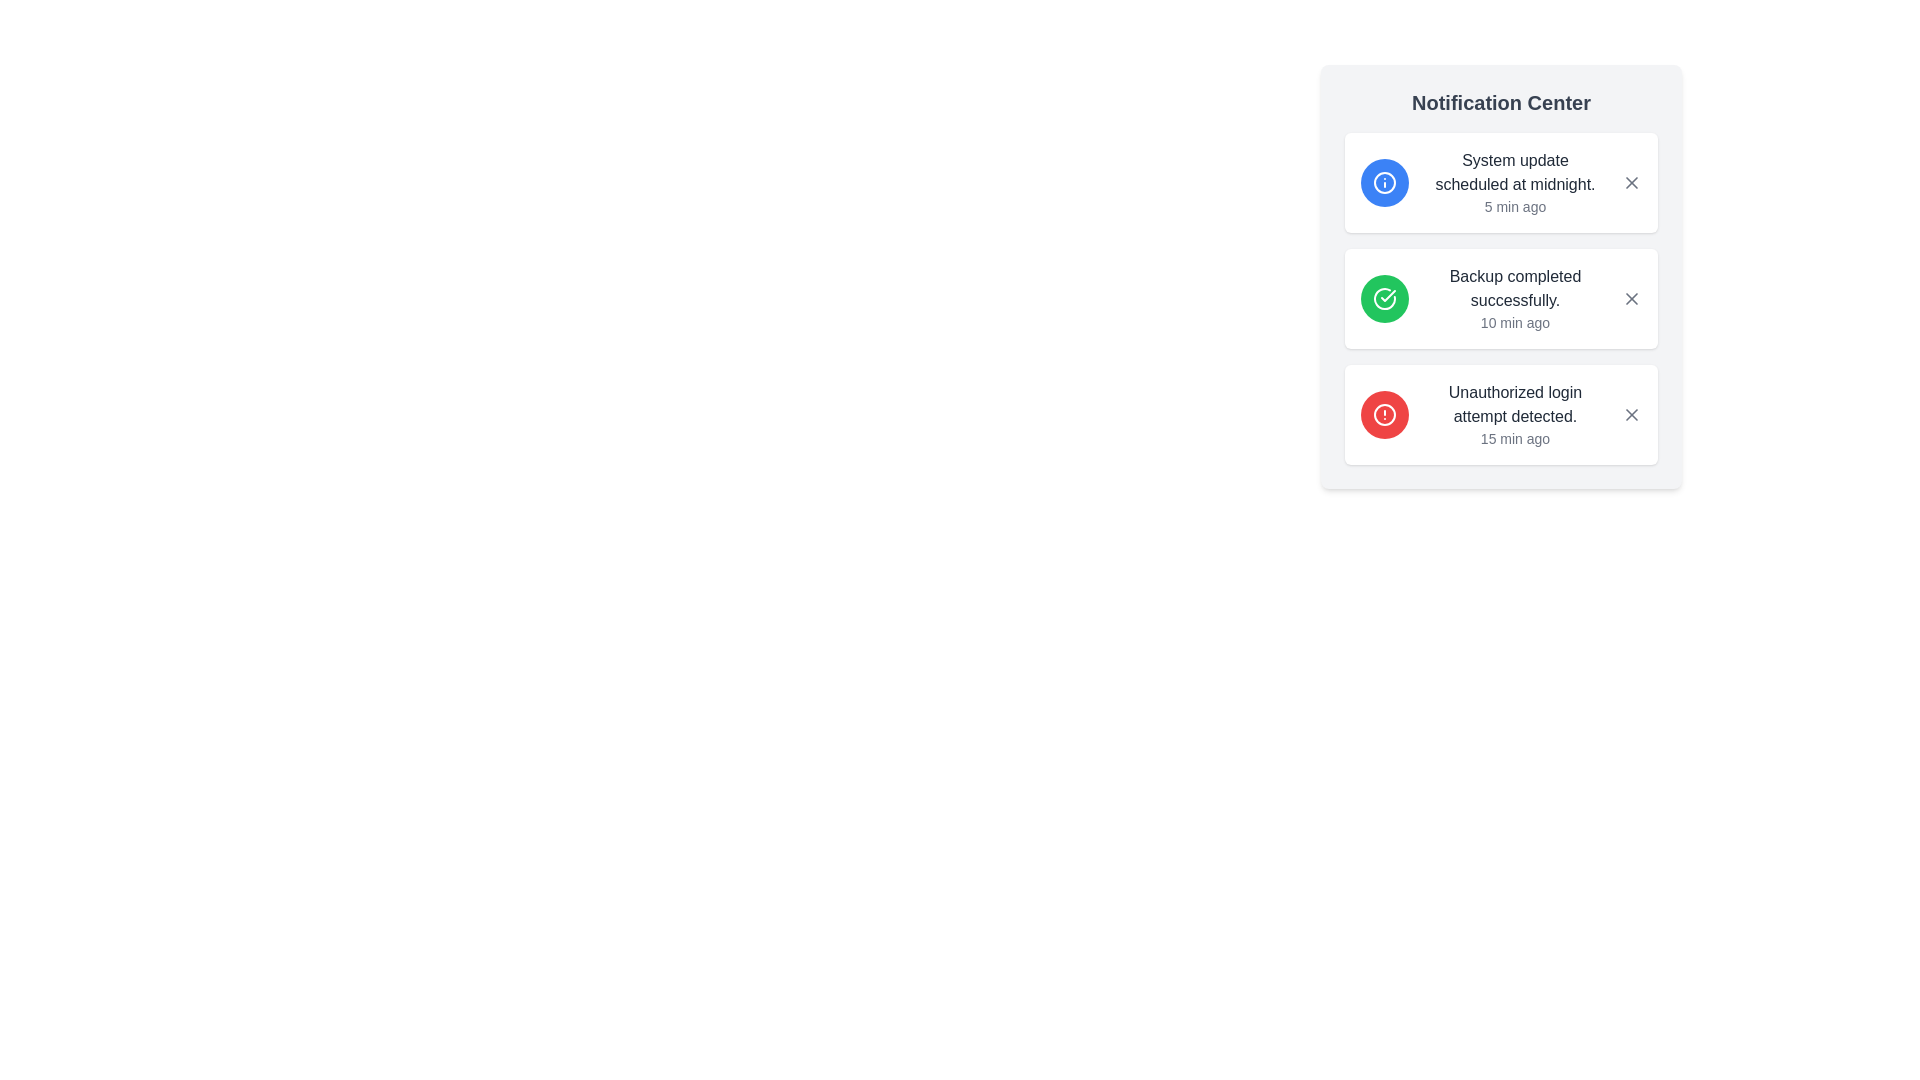 This screenshot has height=1080, width=1920. I want to click on information displayed in the text element that shows 'Backup completed successfully.' and '10 min ago' in the Notification Center, so click(1515, 299).